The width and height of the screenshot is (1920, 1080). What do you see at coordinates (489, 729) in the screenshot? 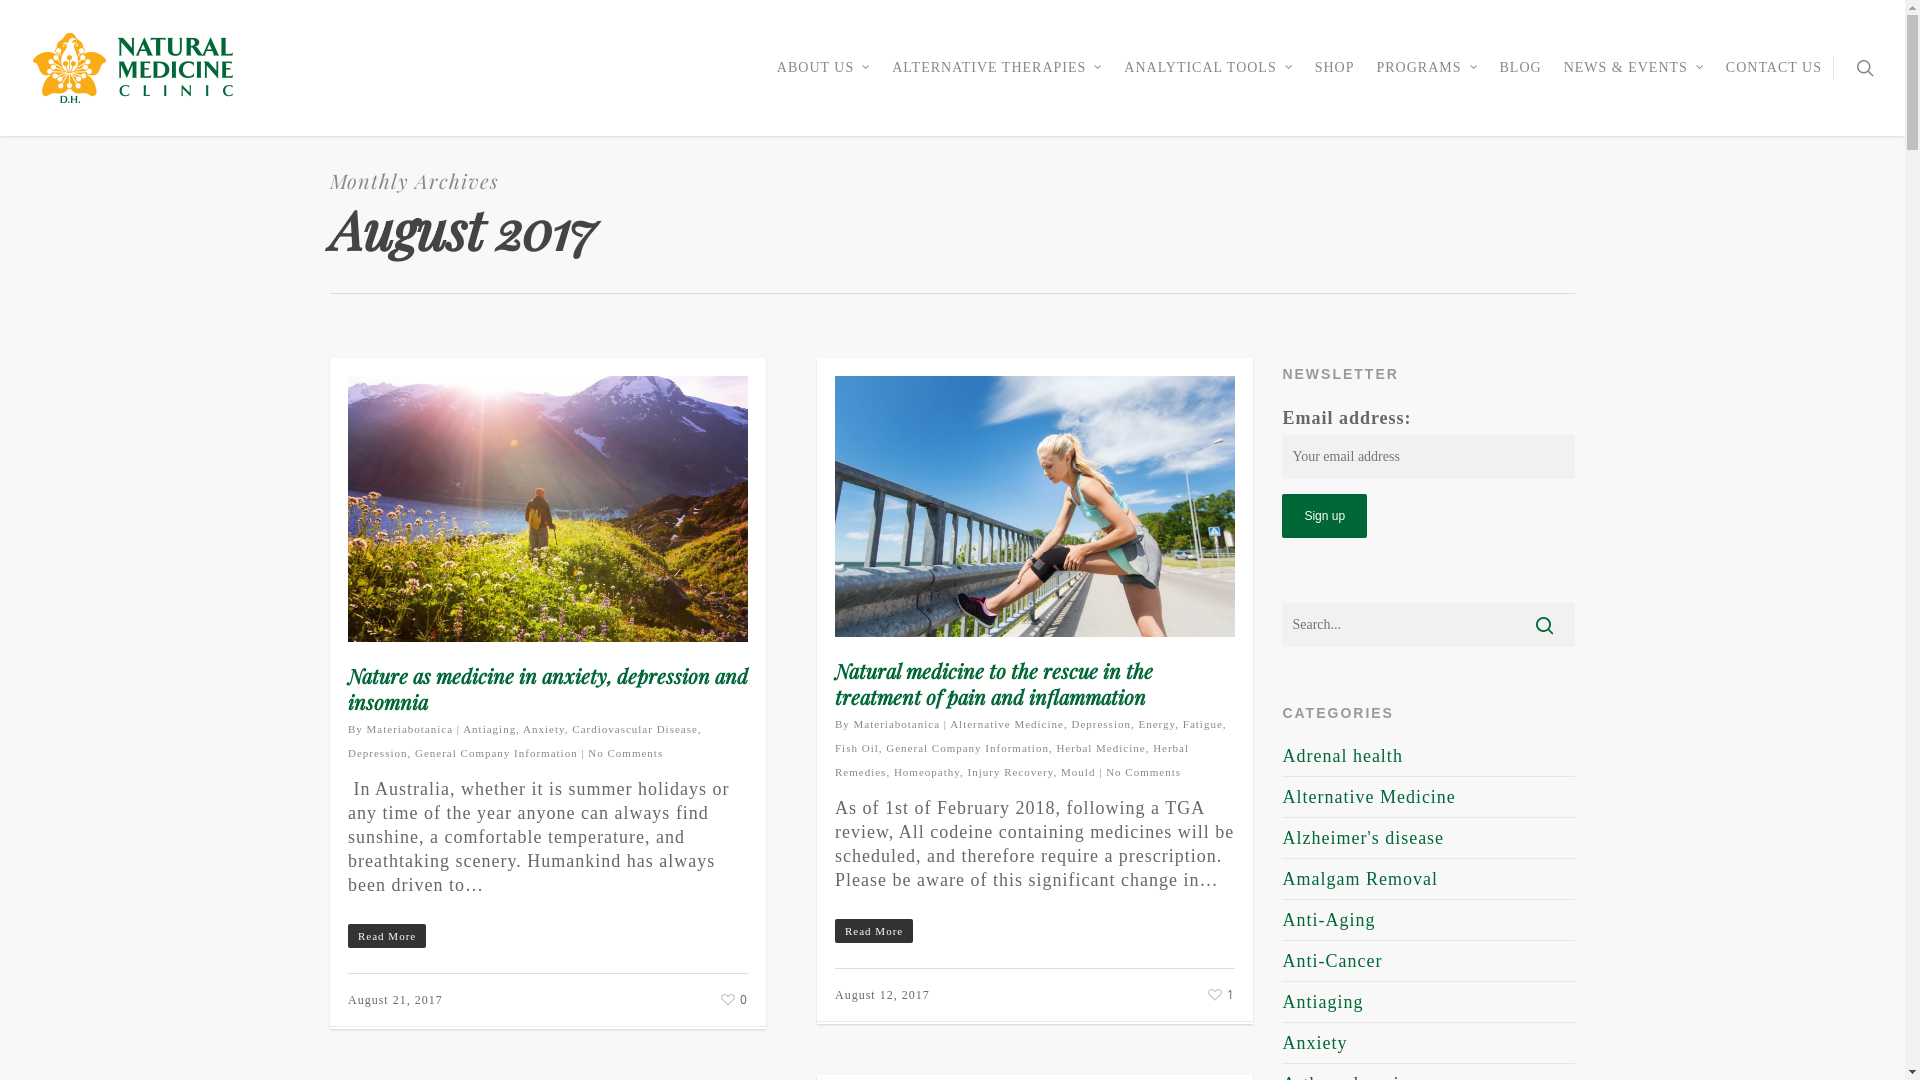
I see `'Antiaging'` at bounding box center [489, 729].